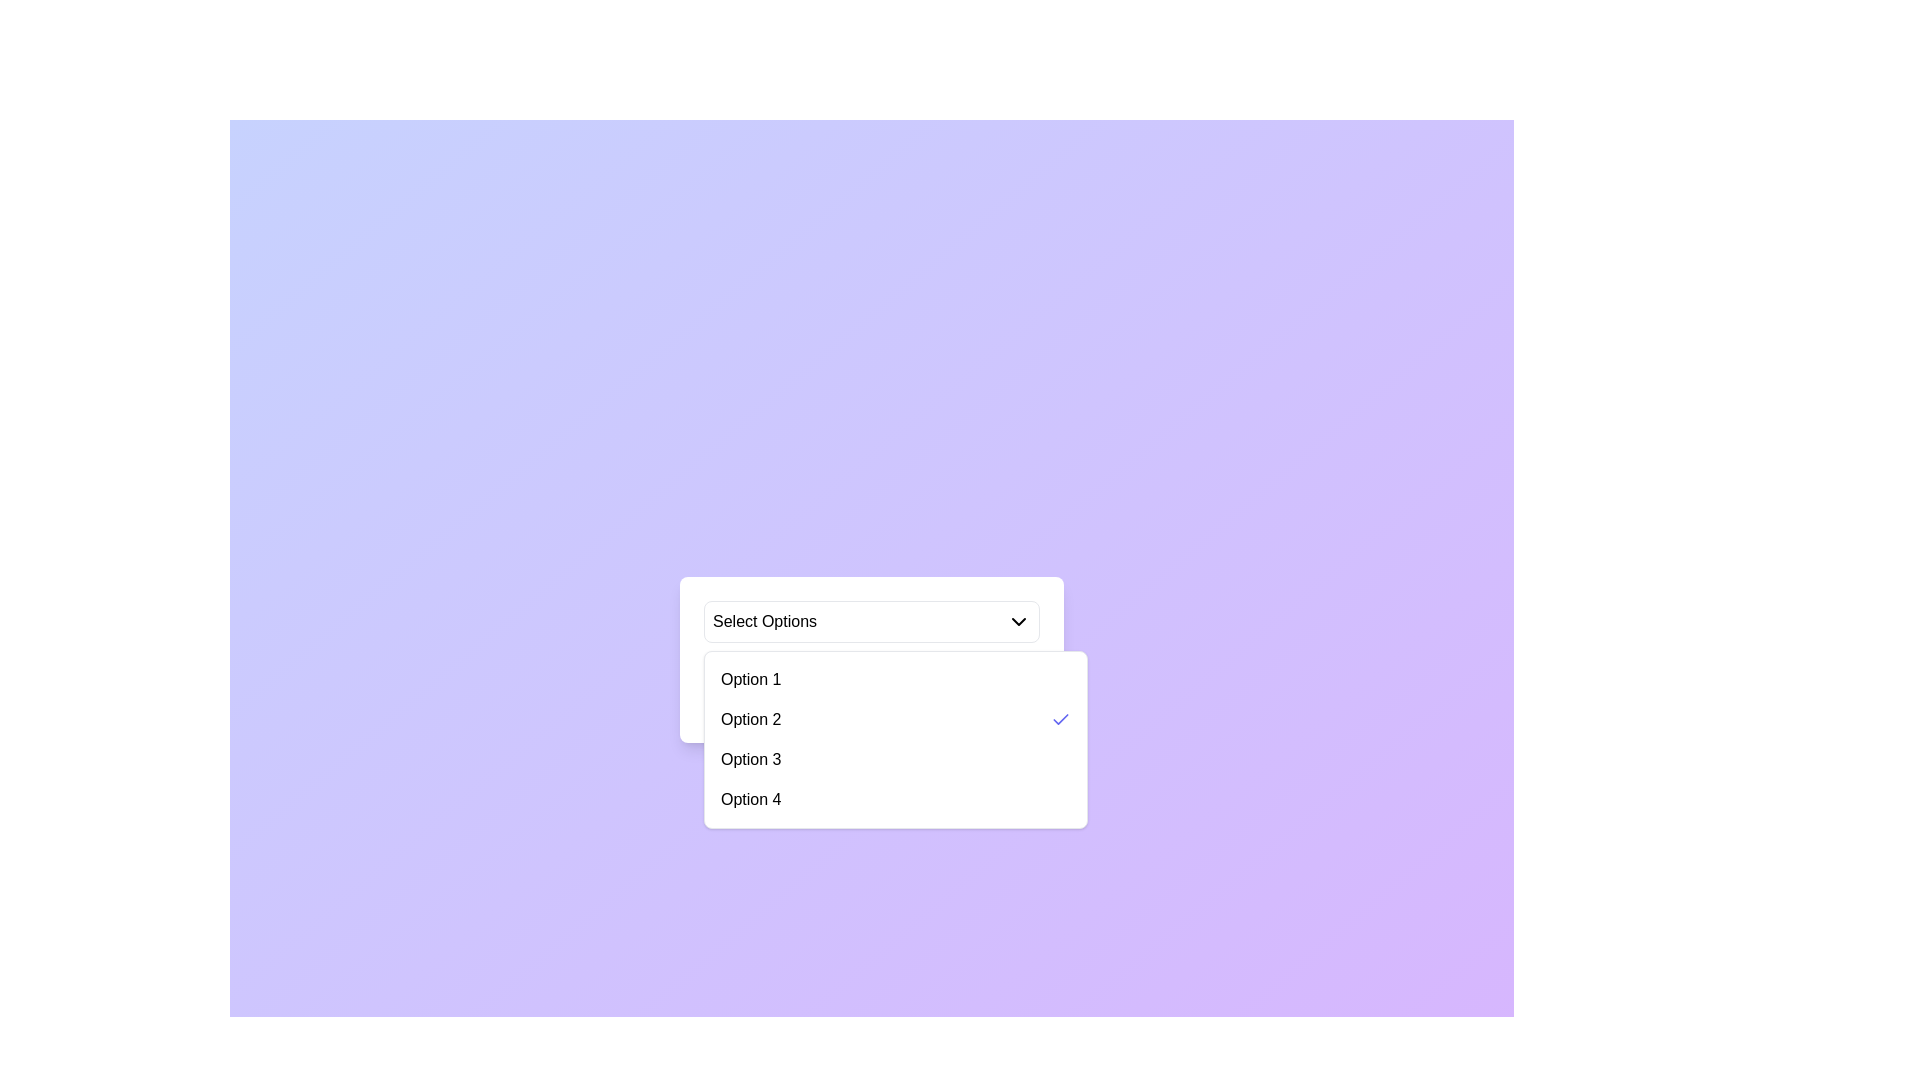 The width and height of the screenshot is (1920, 1080). What do you see at coordinates (895, 798) in the screenshot?
I see `the fourth item in the dropdown menu` at bounding box center [895, 798].